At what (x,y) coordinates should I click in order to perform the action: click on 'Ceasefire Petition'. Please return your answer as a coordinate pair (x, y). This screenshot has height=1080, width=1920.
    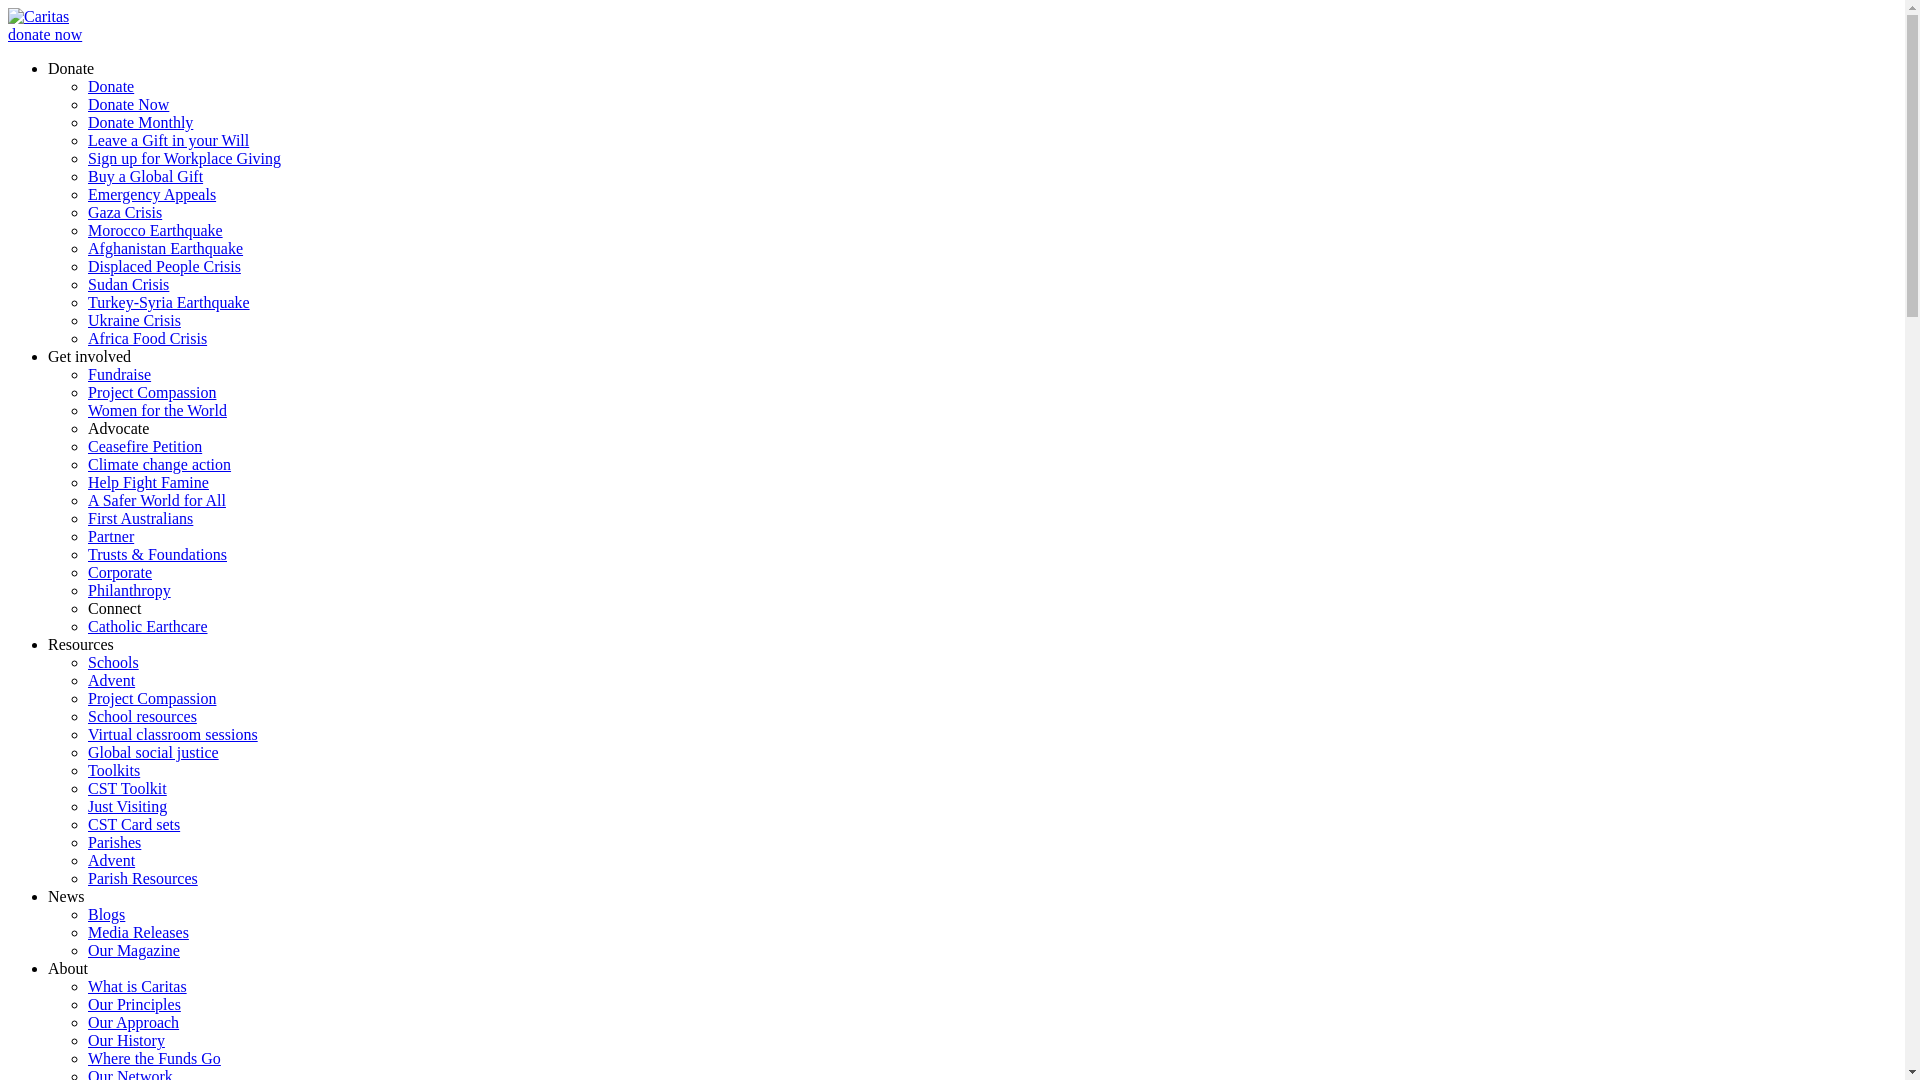
    Looking at the image, I should click on (86, 445).